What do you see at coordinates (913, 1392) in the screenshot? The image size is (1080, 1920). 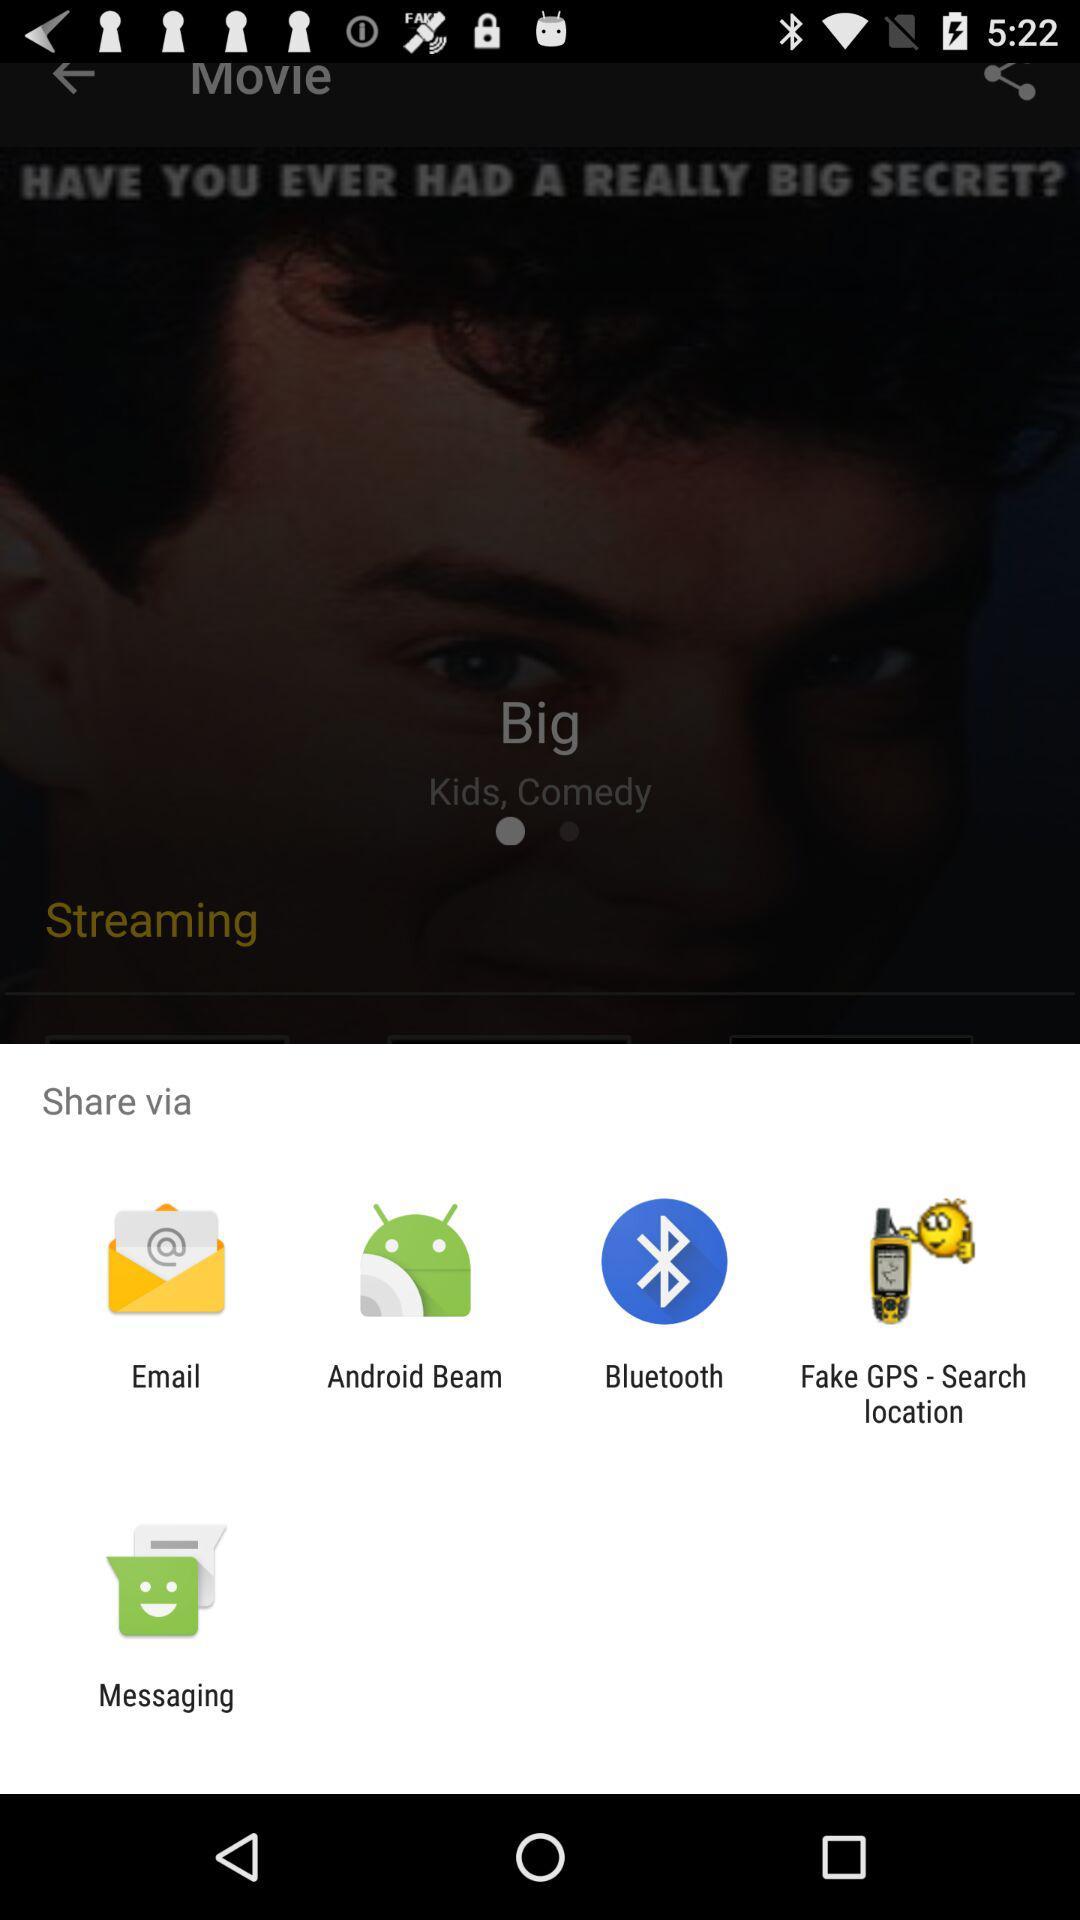 I see `the icon at the bottom right corner` at bounding box center [913, 1392].